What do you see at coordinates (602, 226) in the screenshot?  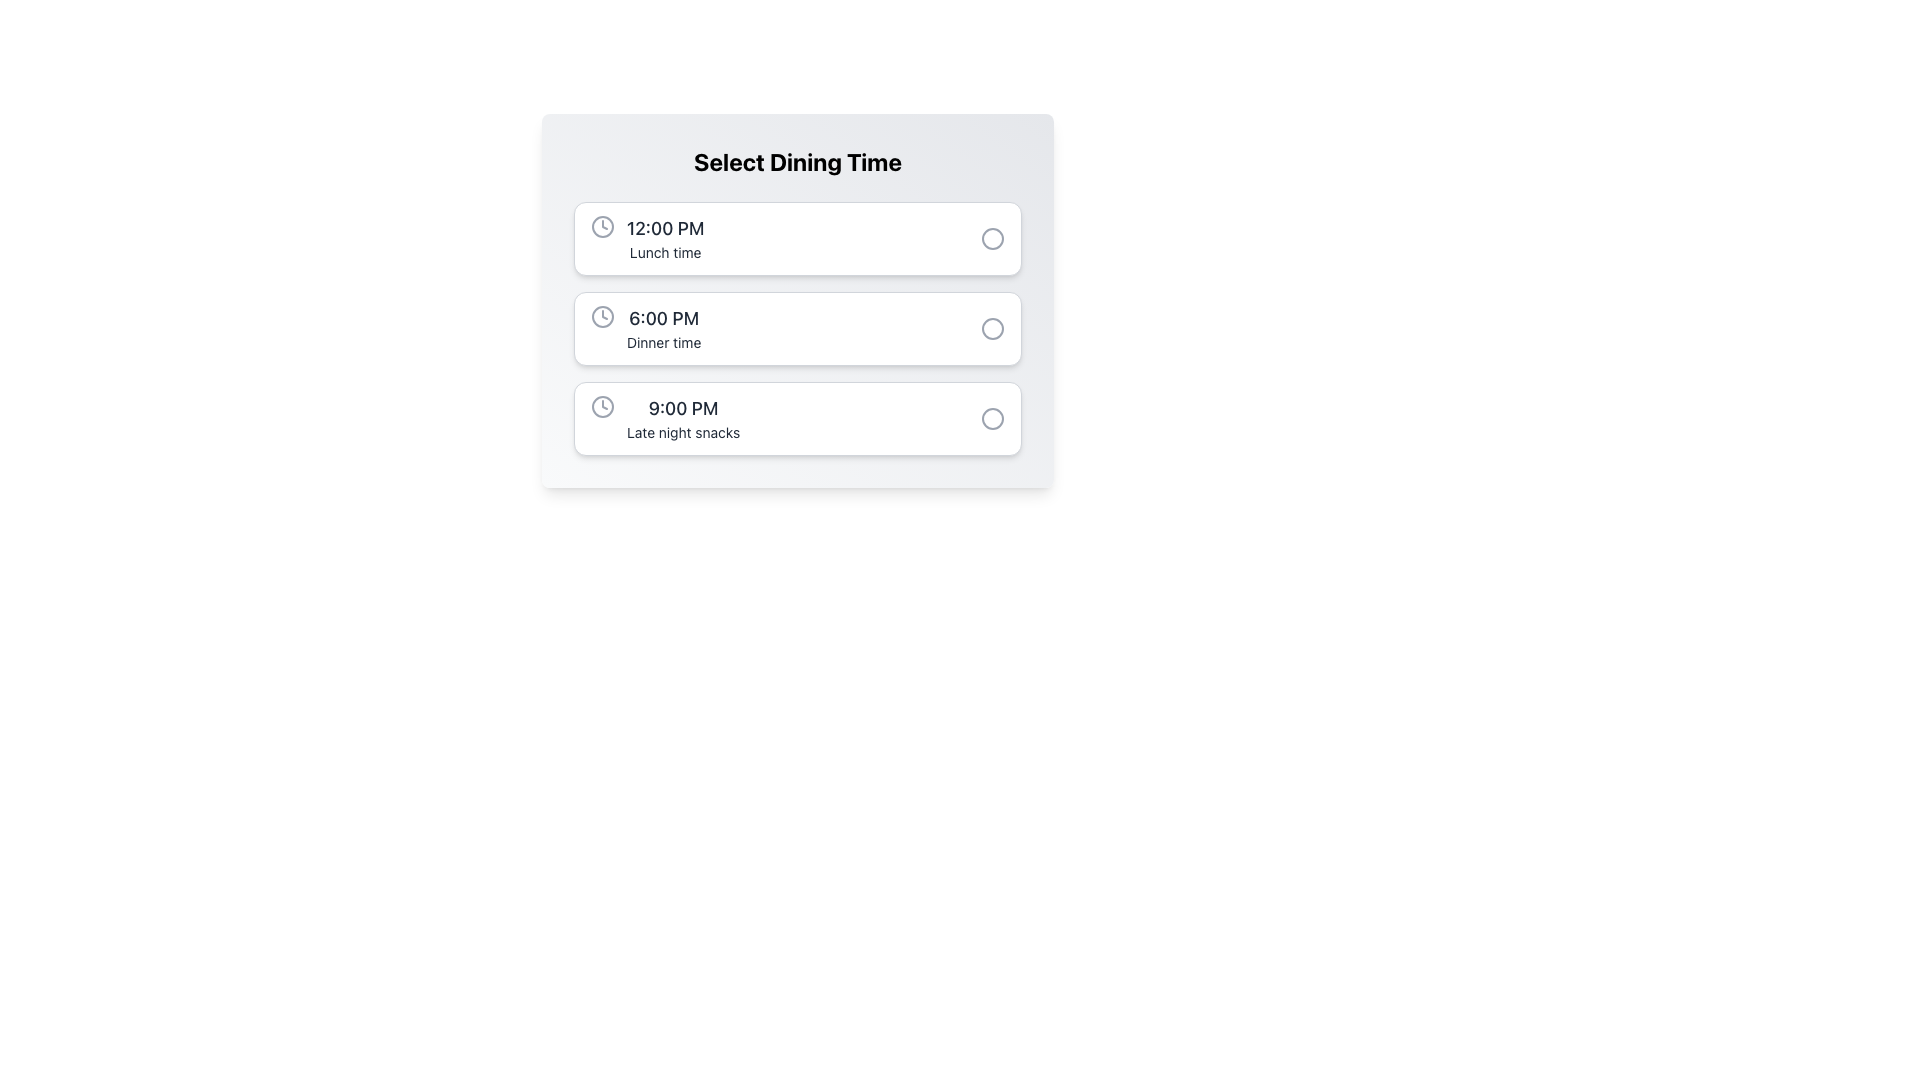 I see `the decorative icon representing the dining time, located to the left of '12:00 PM' in the first option of the Select Dining Time interface` at bounding box center [602, 226].